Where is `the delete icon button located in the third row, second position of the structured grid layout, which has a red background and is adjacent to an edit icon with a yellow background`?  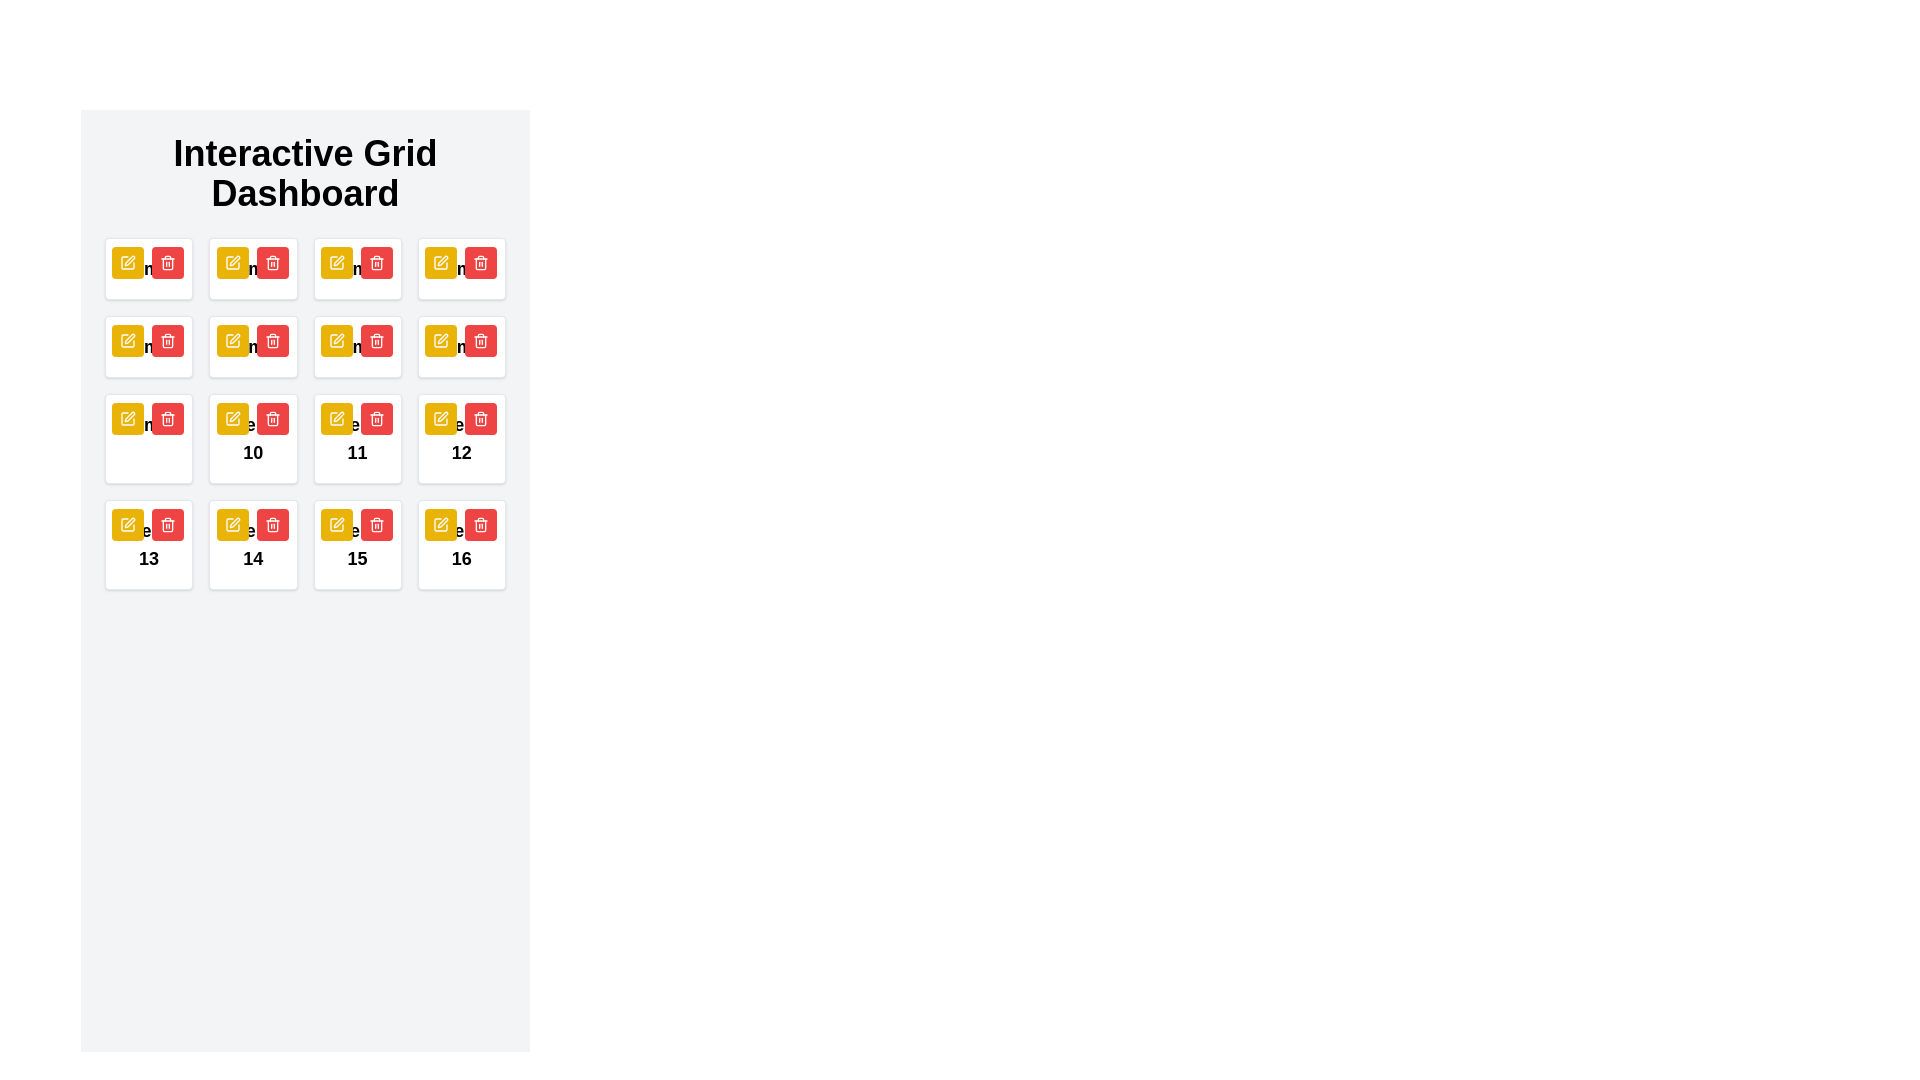
the delete icon button located in the third row, second position of the structured grid layout, which has a red background and is adjacent to an edit icon with a yellow background is located at coordinates (271, 523).